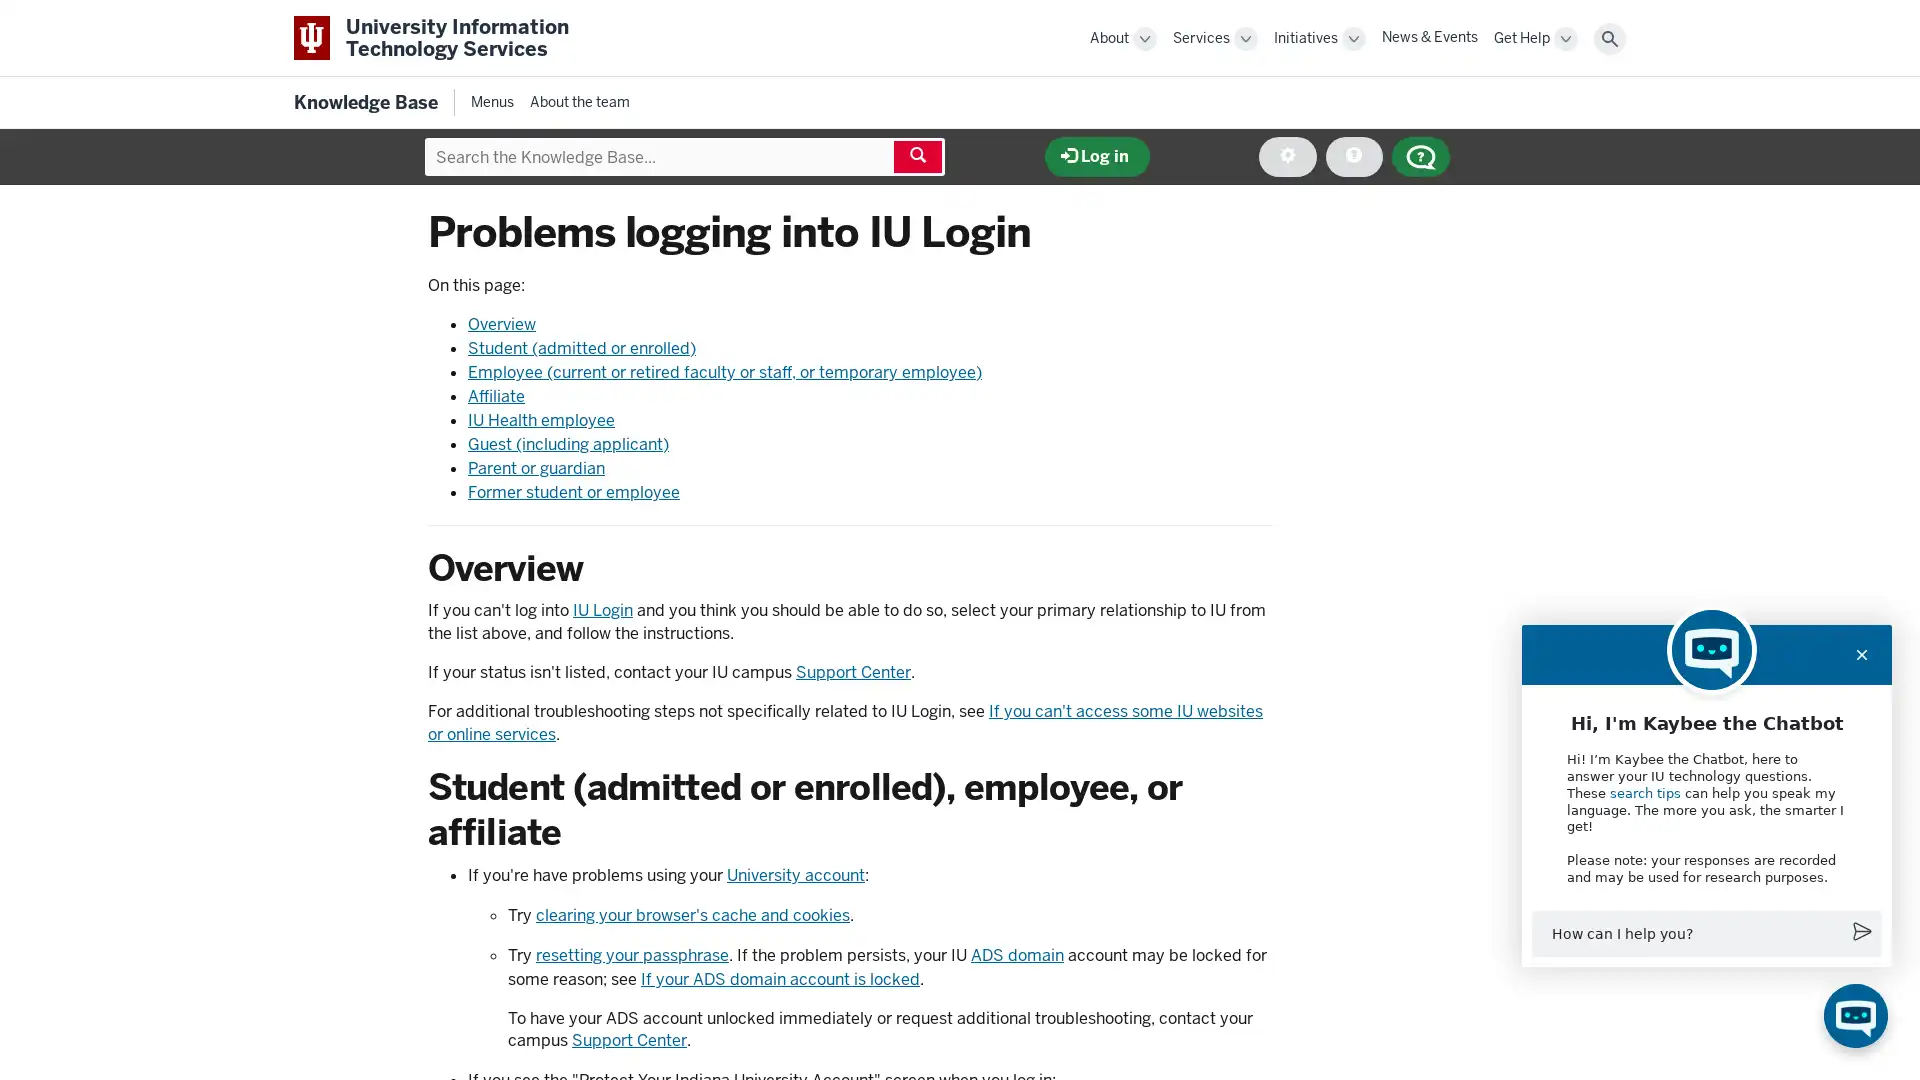 This screenshot has width=1920, height=1080. I want to click on Toggle Services navigation, so click(1245, 38).